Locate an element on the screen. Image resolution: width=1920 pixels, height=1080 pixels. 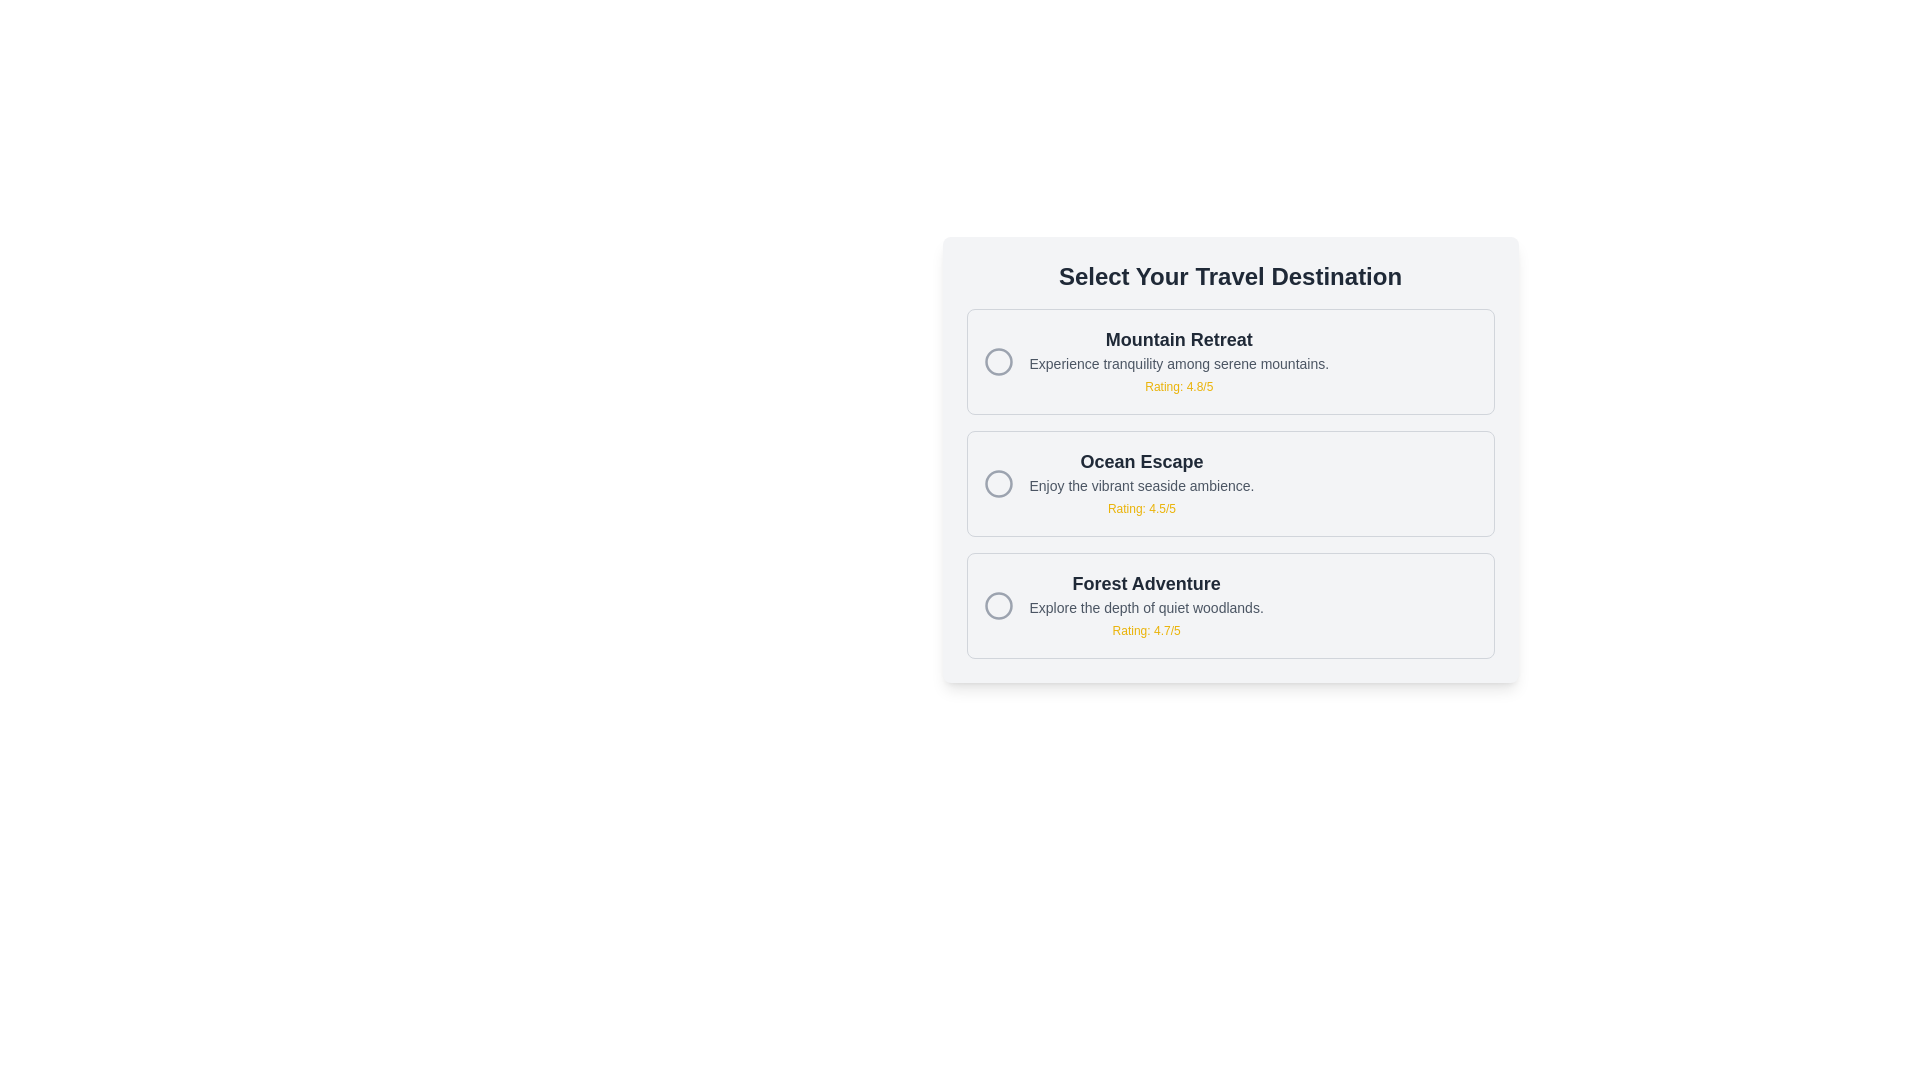
the middle selectable option for 'Ocean Escape' in the selection panel titled 'Select Your Travel Destination' is located at coordinates (1142, 483).